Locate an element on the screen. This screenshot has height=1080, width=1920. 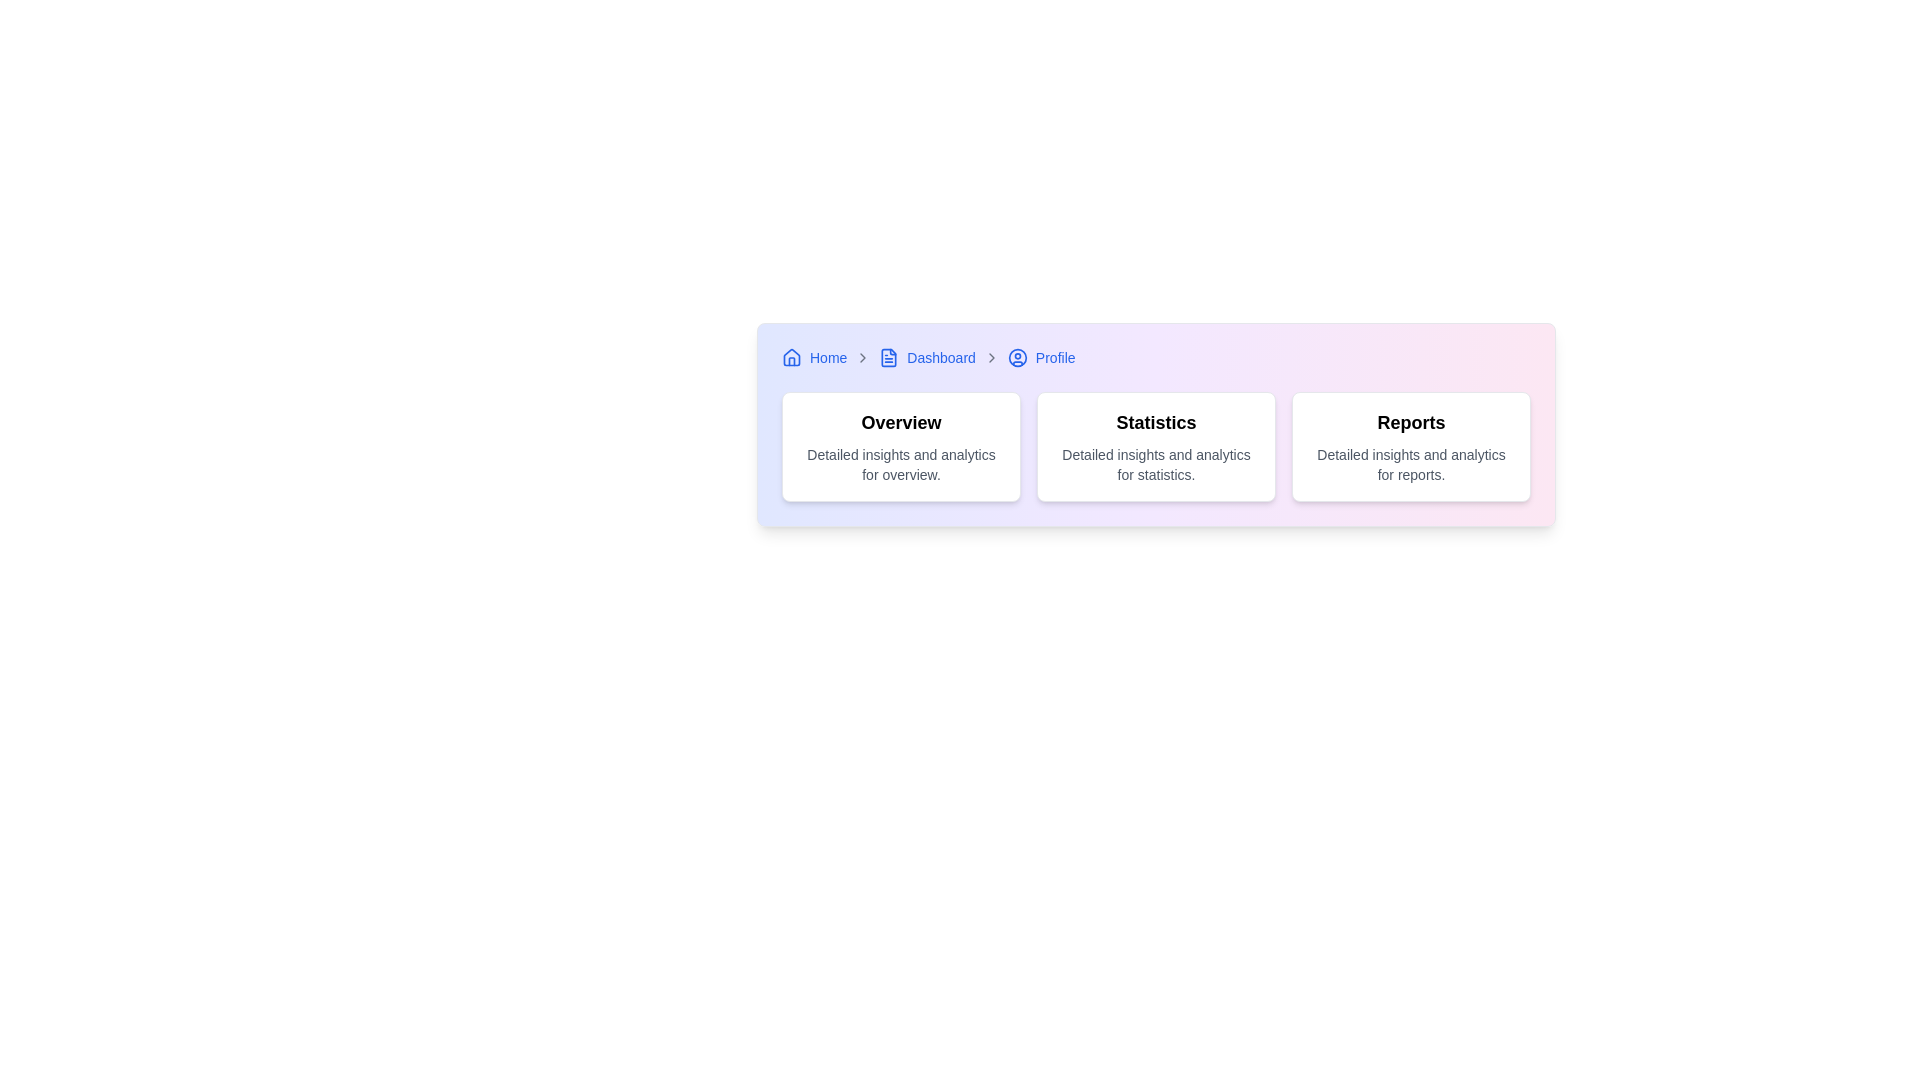
the Breadcrumb navigation bar is located at coordinates (1156, 357).